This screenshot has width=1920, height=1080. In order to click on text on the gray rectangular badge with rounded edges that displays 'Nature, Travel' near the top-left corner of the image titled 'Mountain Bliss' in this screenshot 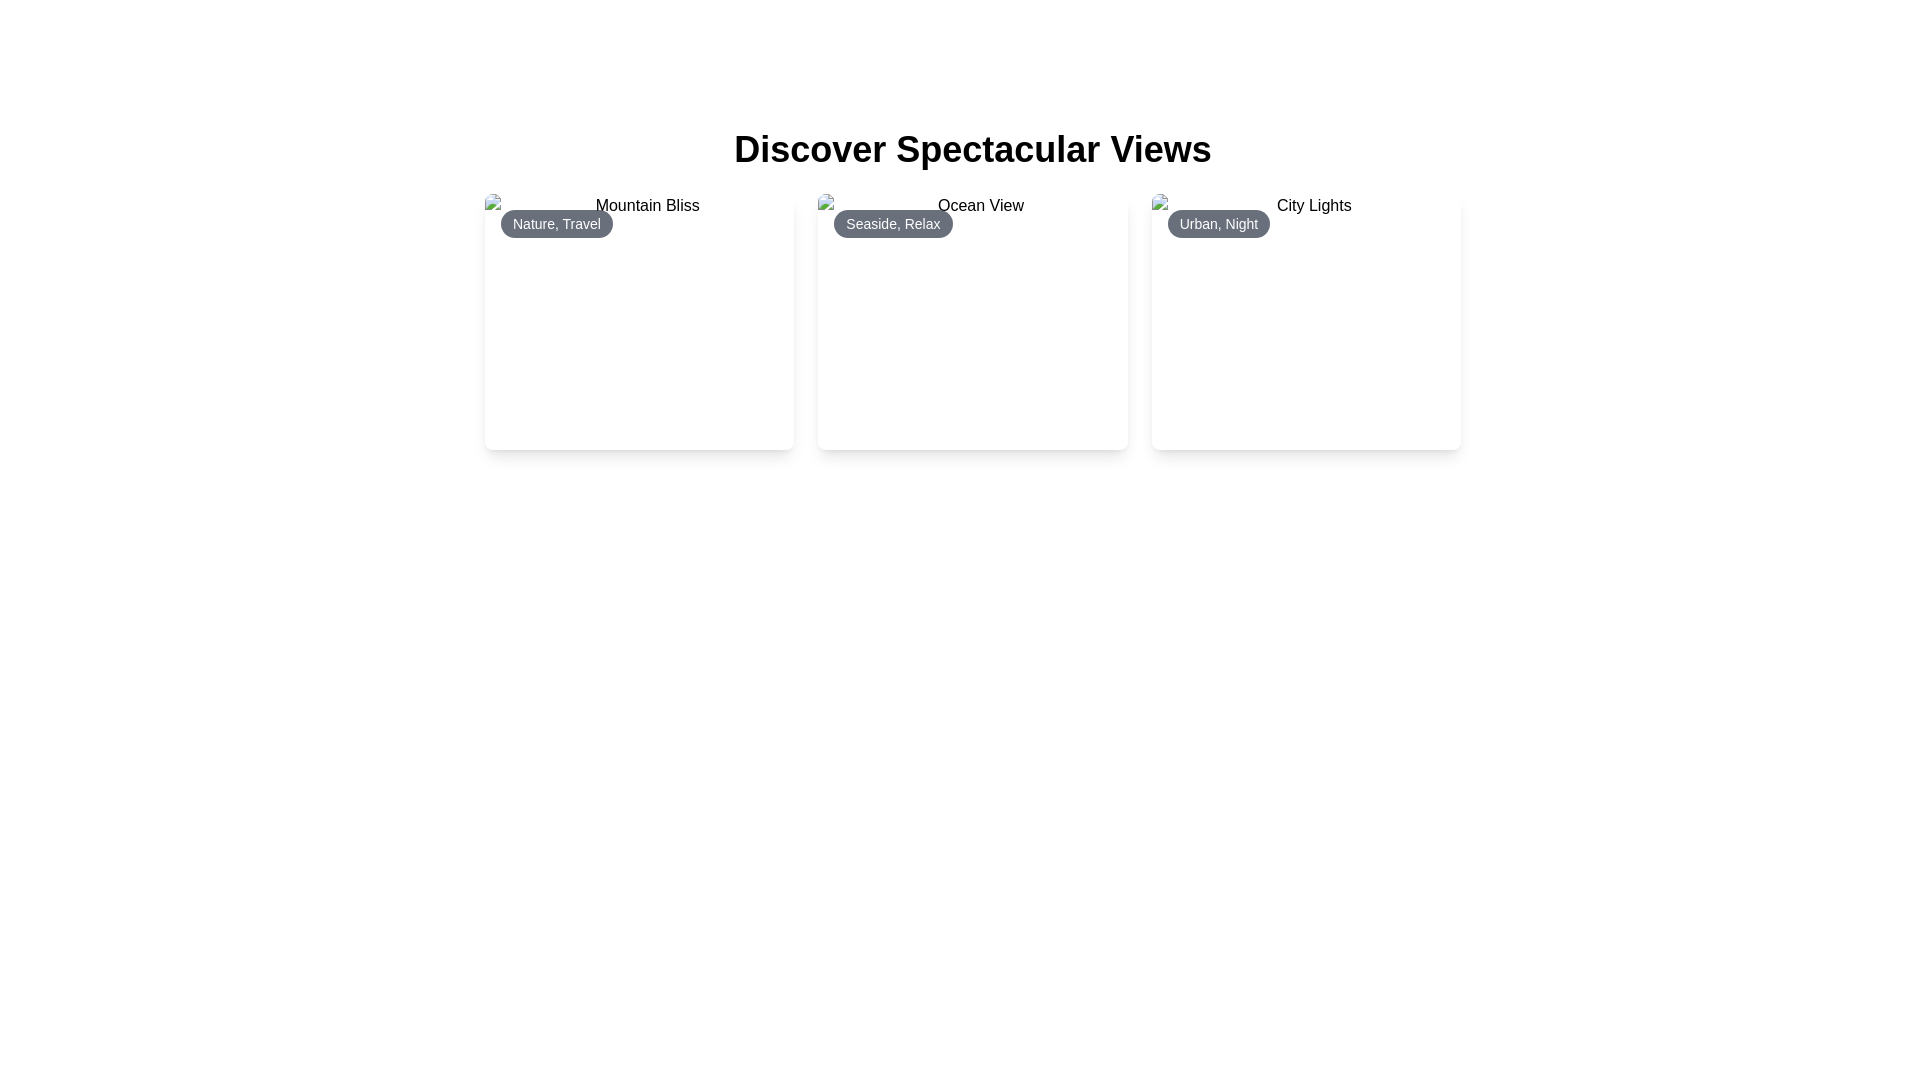, I will do `click(556, 223)`.